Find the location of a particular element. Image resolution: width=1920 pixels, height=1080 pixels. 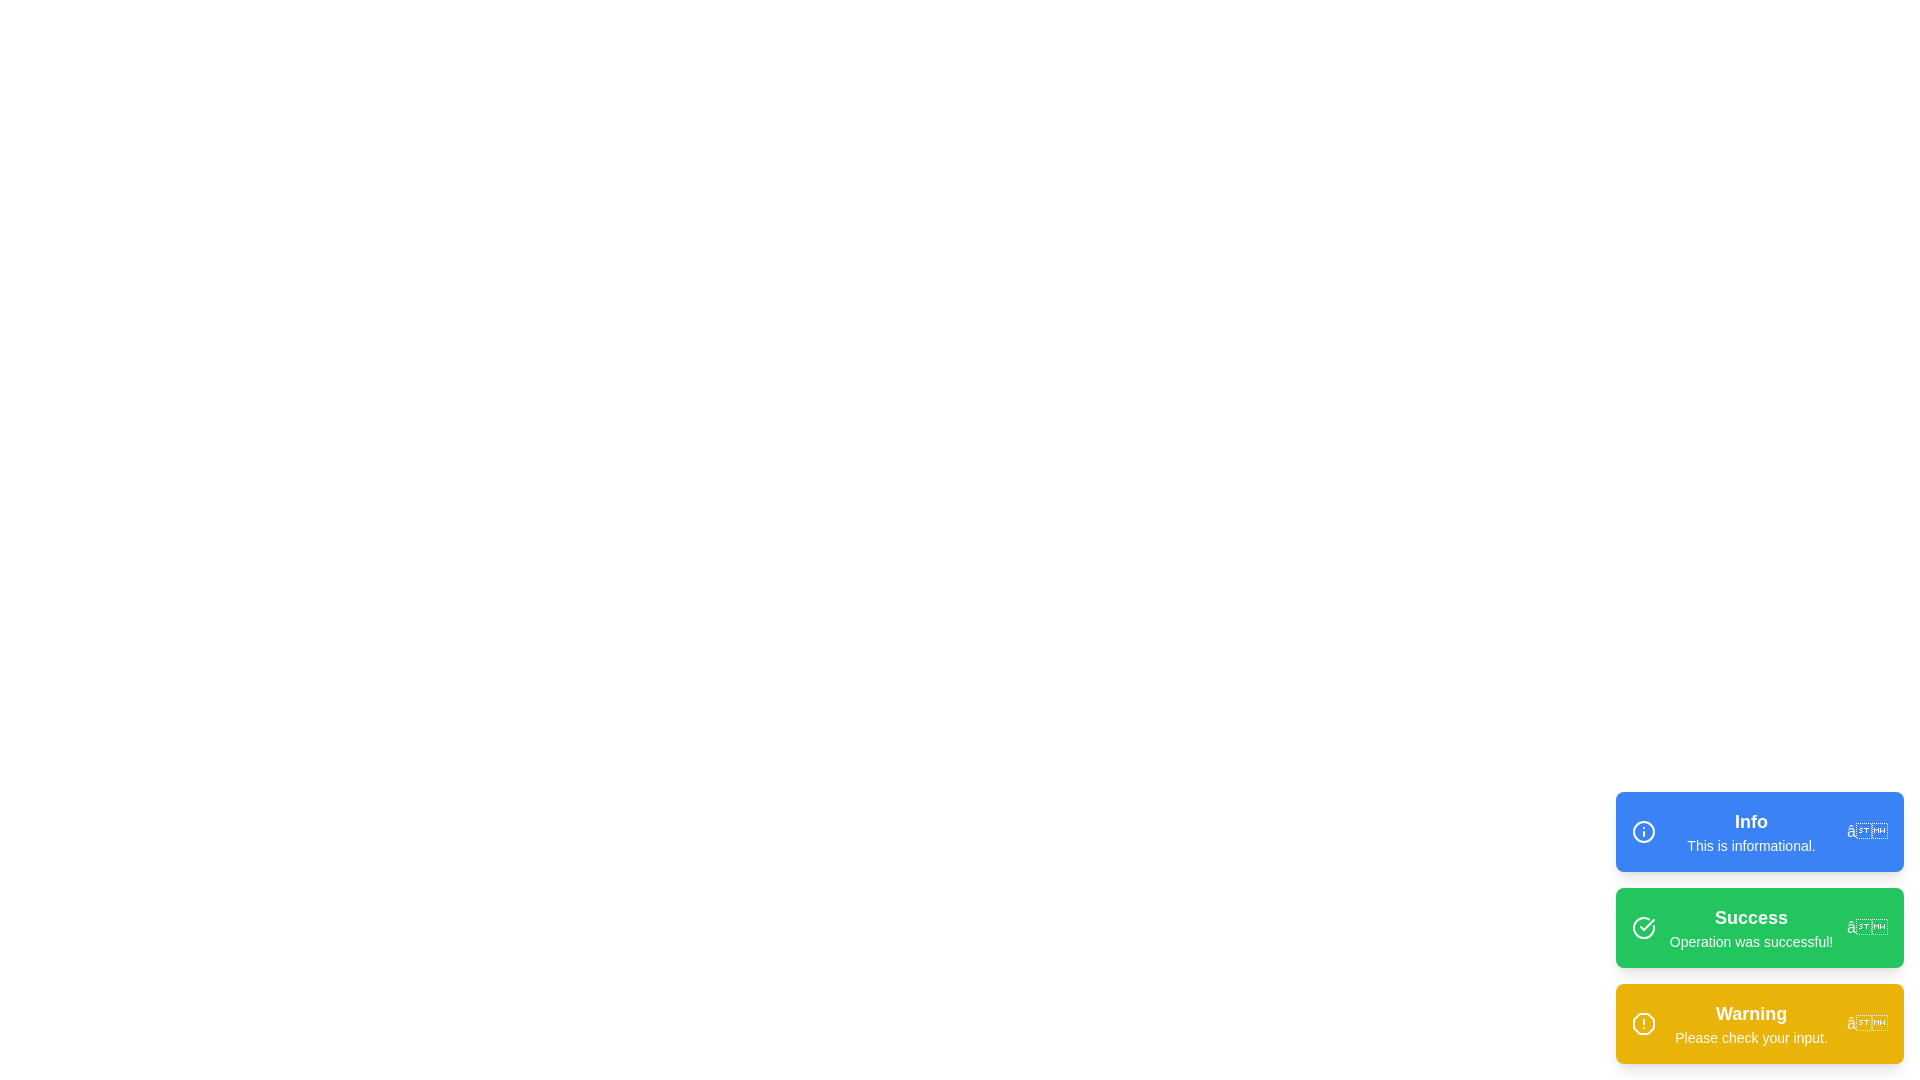

the close button represented by the symbol '✕' in the top-right corner of the success notification box is located at coordinates (1866, 928).